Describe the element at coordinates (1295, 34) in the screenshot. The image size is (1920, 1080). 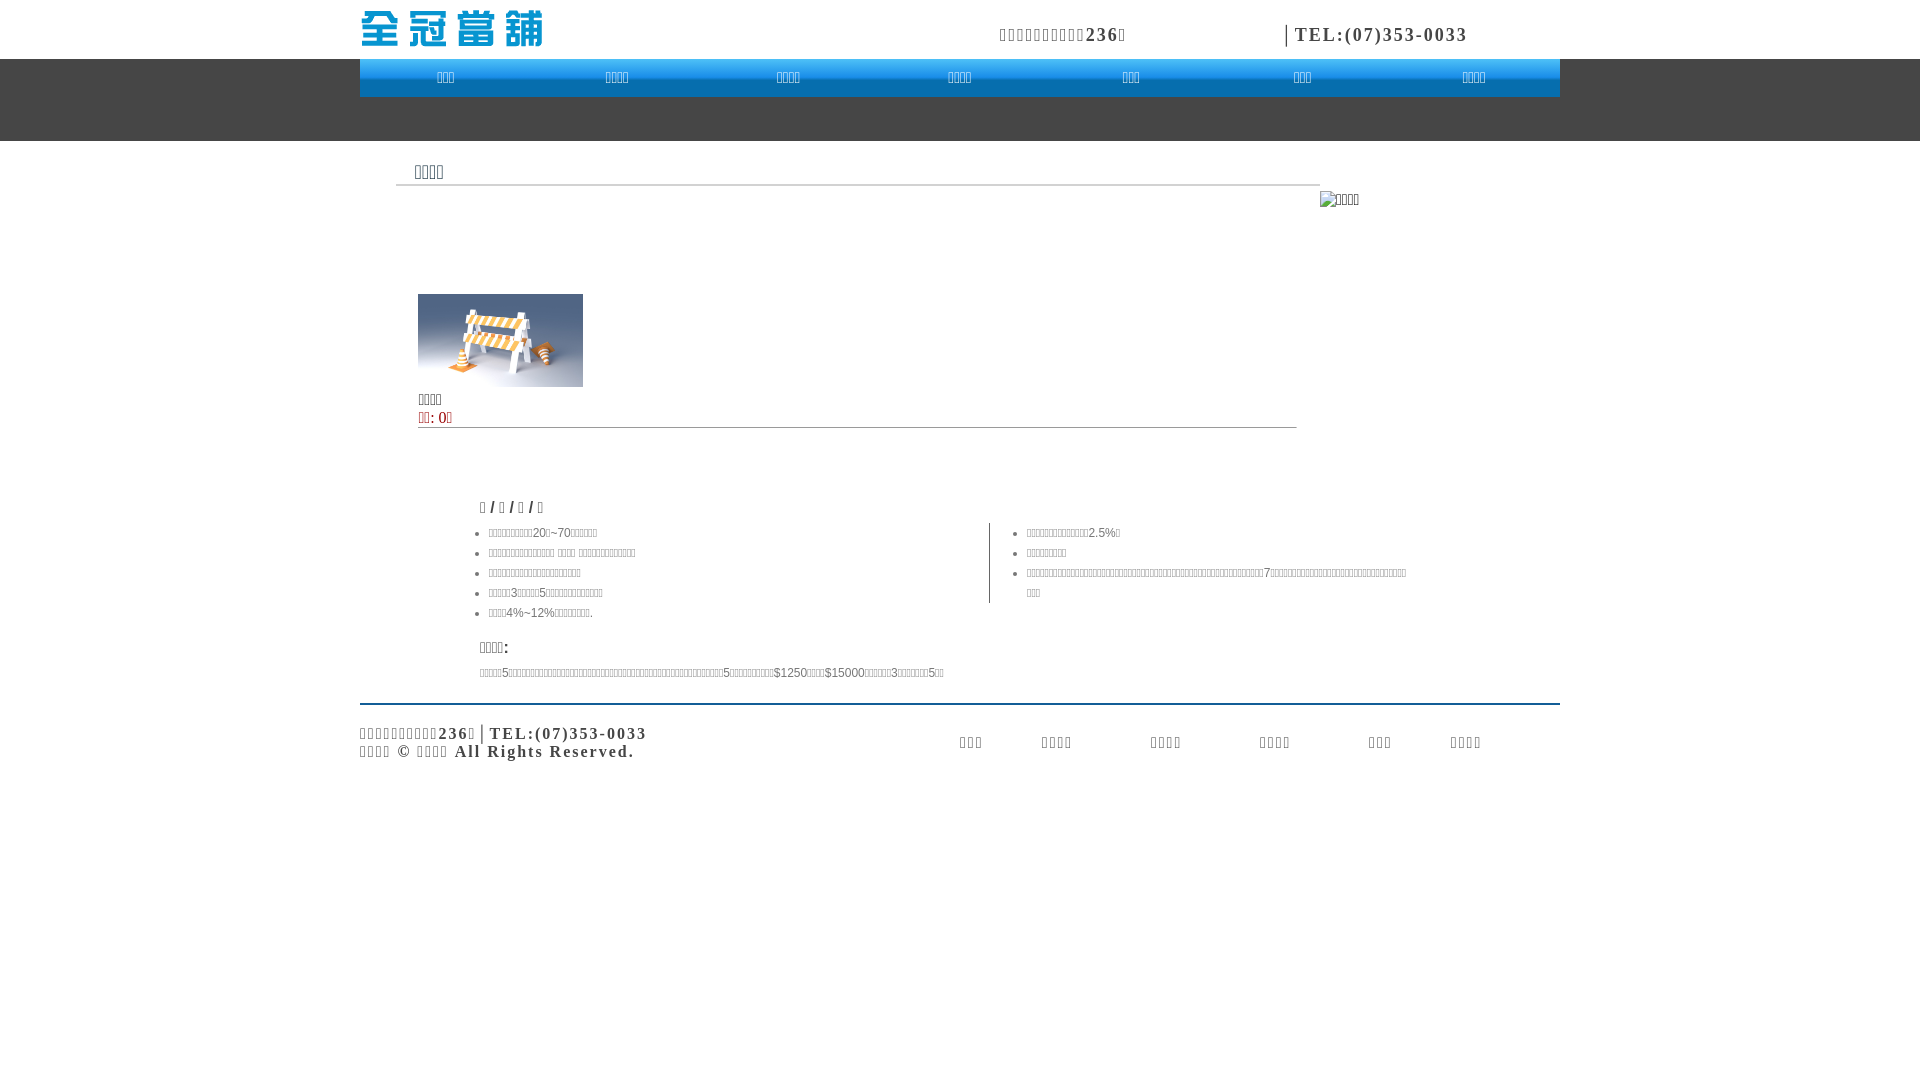
I see `'TEL:(07)353-0033'` at that location.